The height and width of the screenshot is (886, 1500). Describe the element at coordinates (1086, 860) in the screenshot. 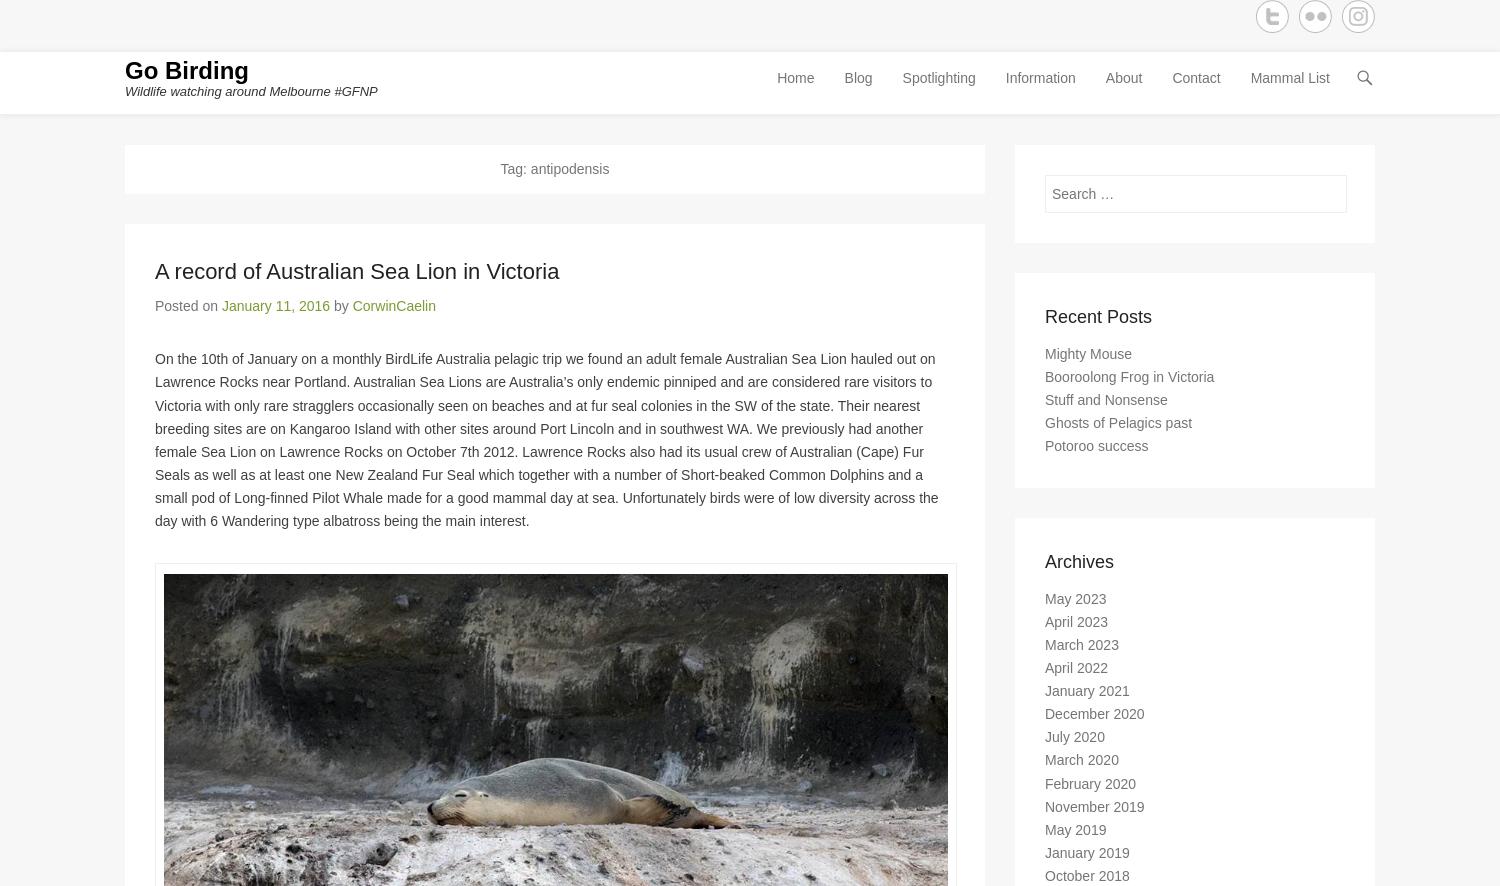

I see `'January 2019'` at that location.